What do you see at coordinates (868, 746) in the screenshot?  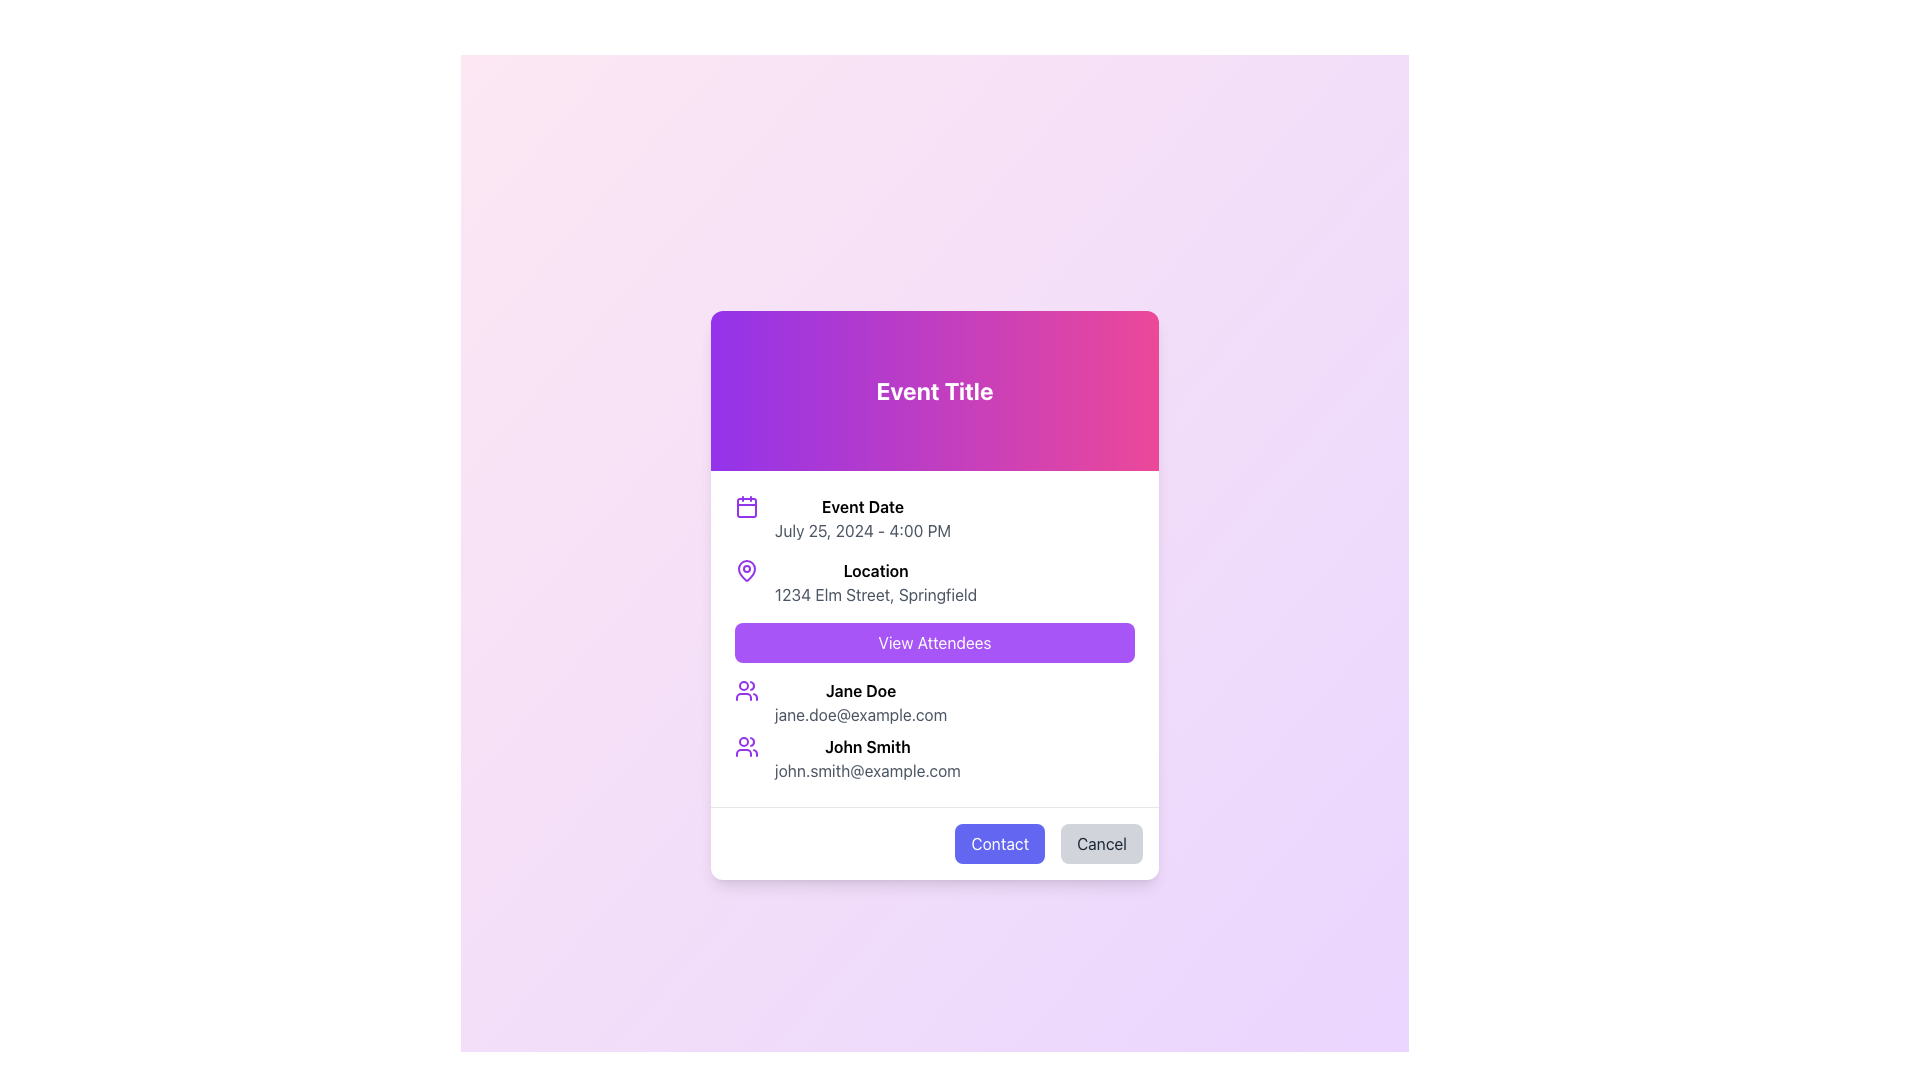 I see `the text label displaying the name of the user or contact, located in the second row of user information and aligned to the left, above the email address 'john.smith@example.com'` at bounding box center [868, 746].